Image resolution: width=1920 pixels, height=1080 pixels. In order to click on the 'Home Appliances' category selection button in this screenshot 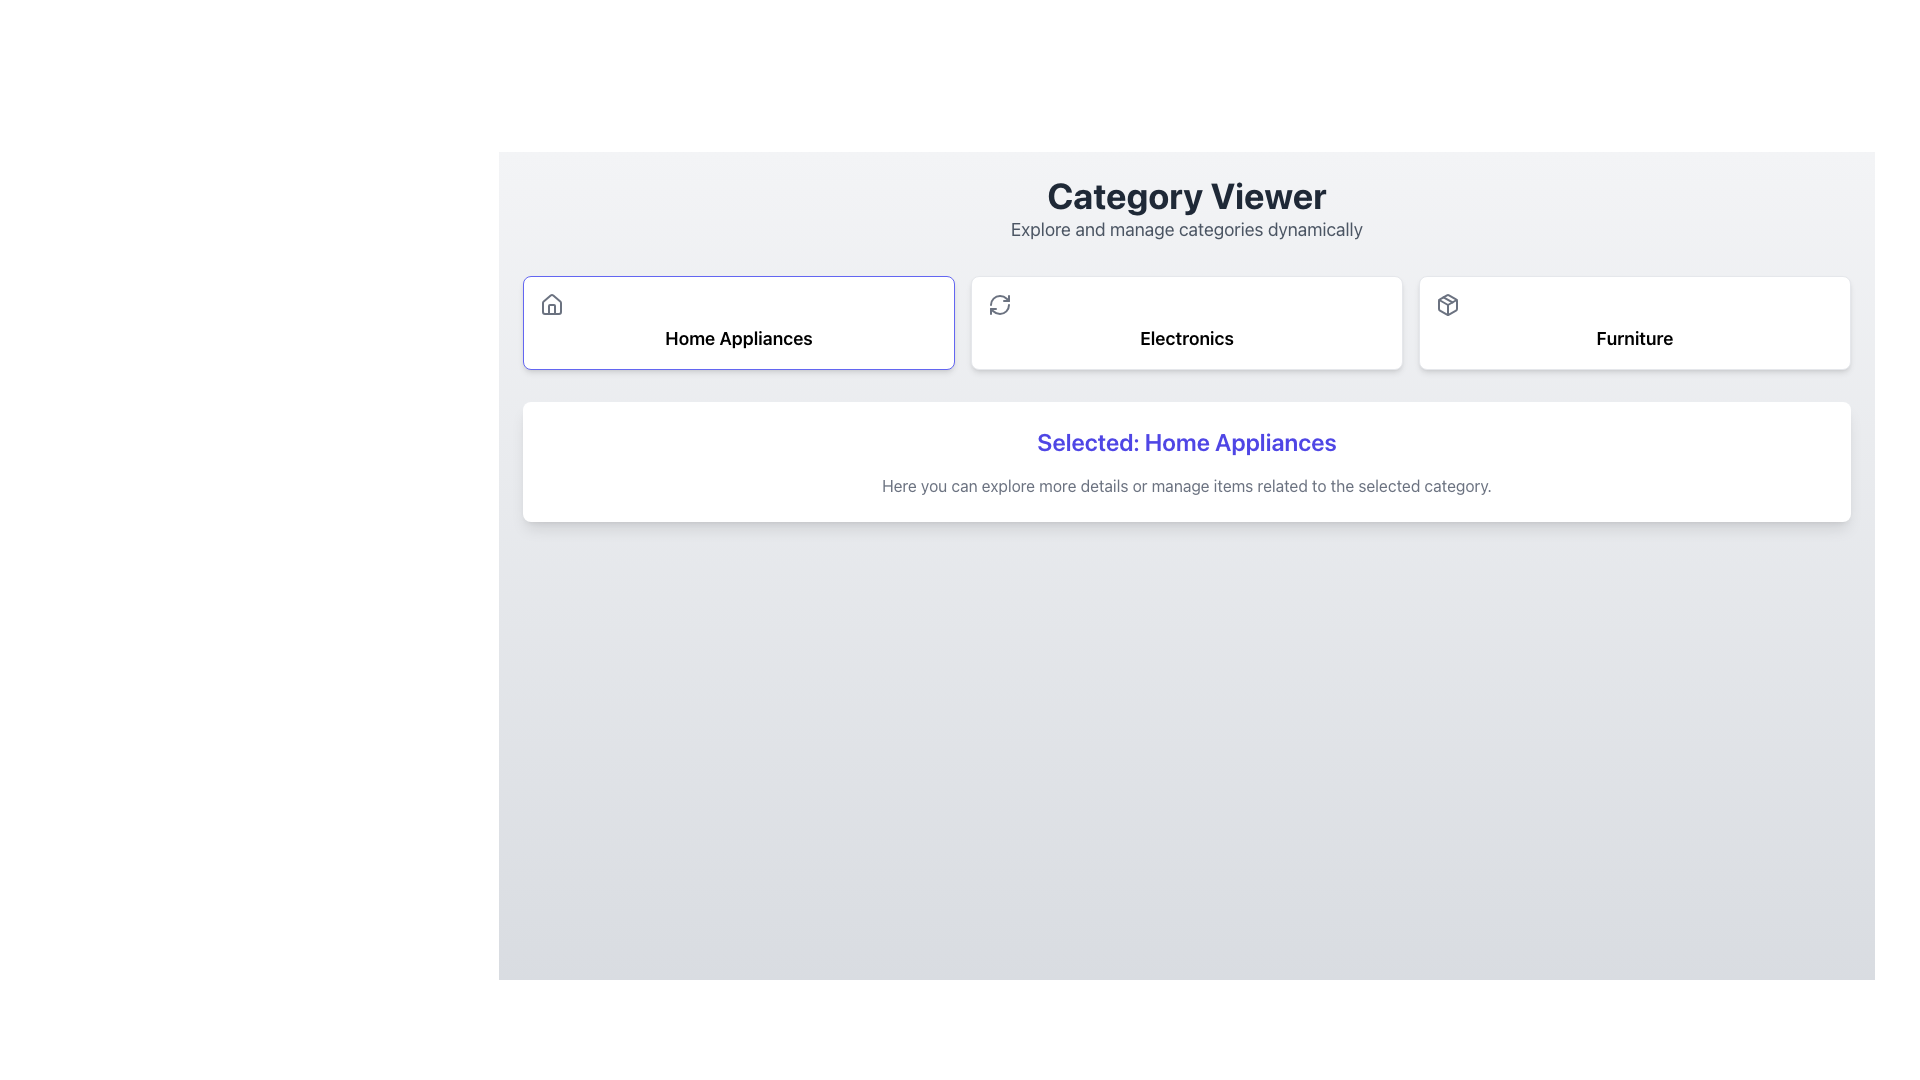, I will do `click(738, 322)`.